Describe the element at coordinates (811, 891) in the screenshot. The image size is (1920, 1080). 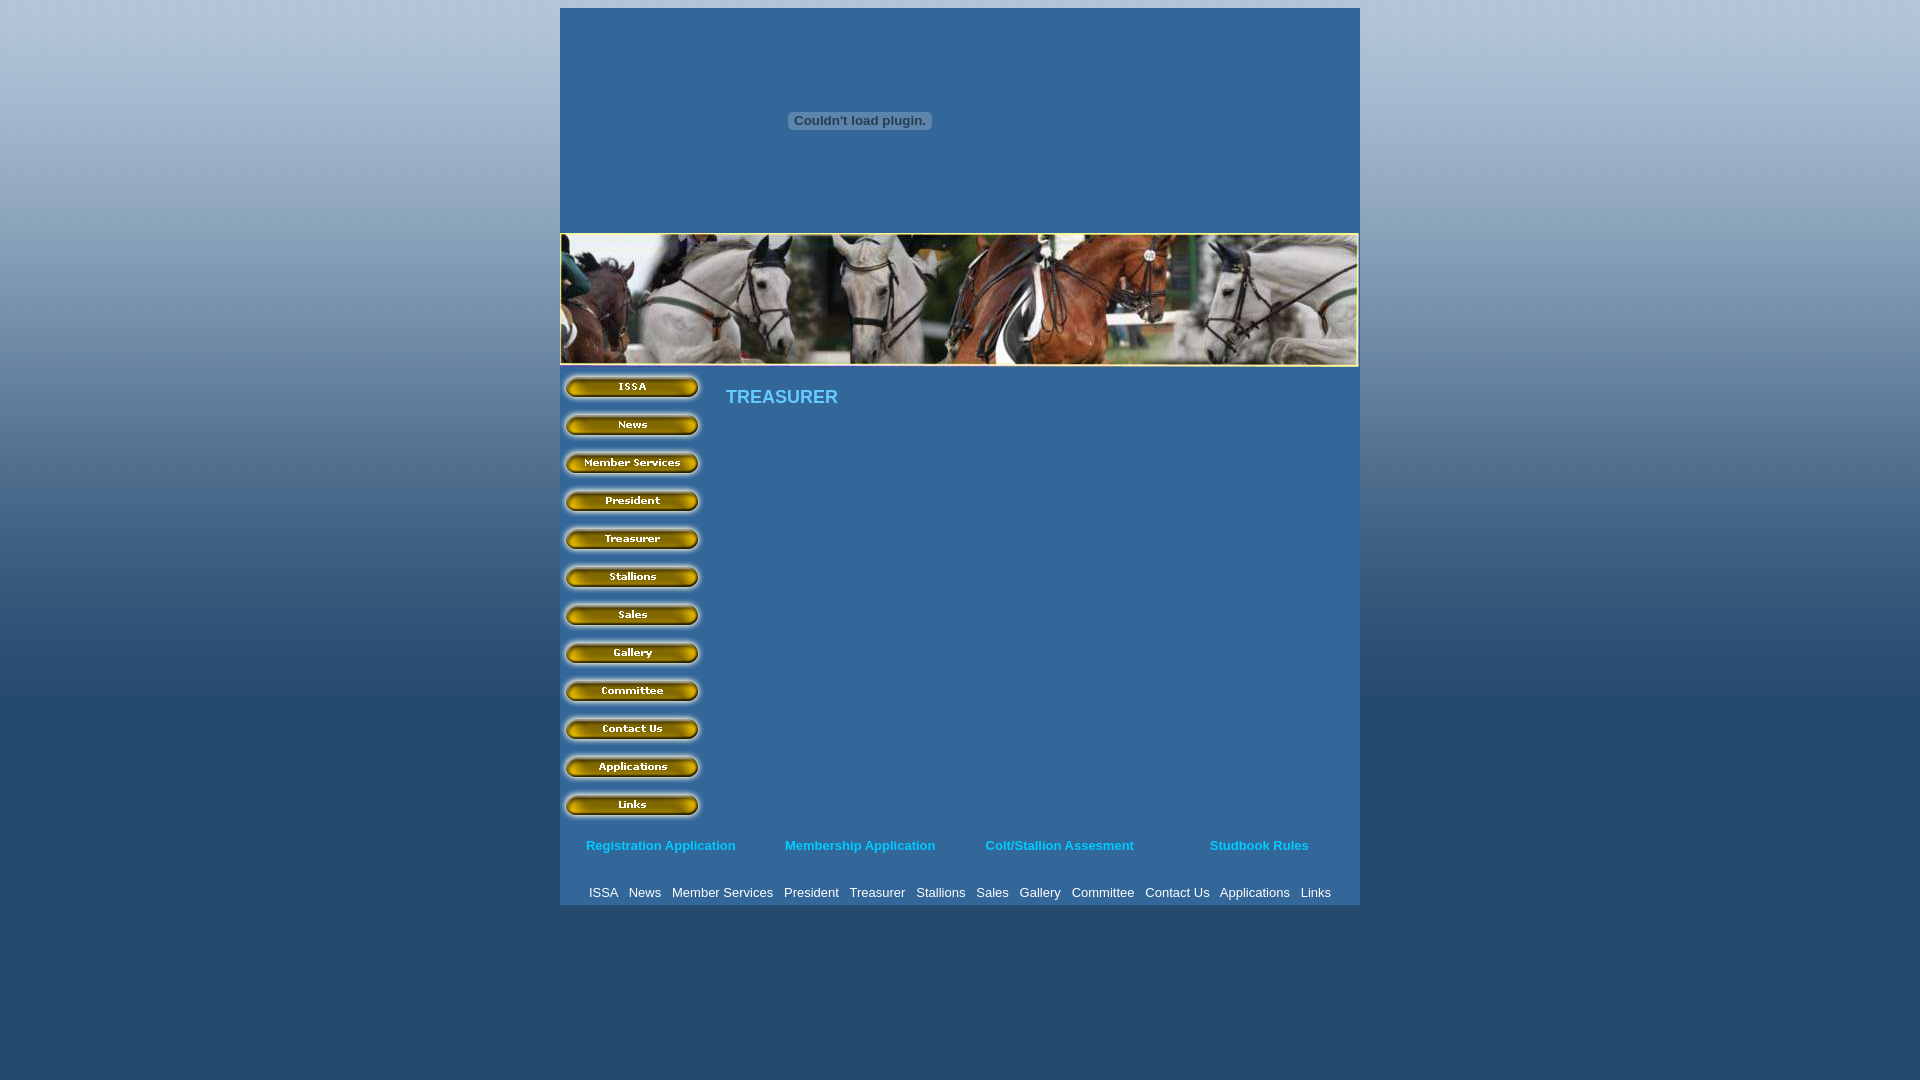
I see `'President'` at that location.